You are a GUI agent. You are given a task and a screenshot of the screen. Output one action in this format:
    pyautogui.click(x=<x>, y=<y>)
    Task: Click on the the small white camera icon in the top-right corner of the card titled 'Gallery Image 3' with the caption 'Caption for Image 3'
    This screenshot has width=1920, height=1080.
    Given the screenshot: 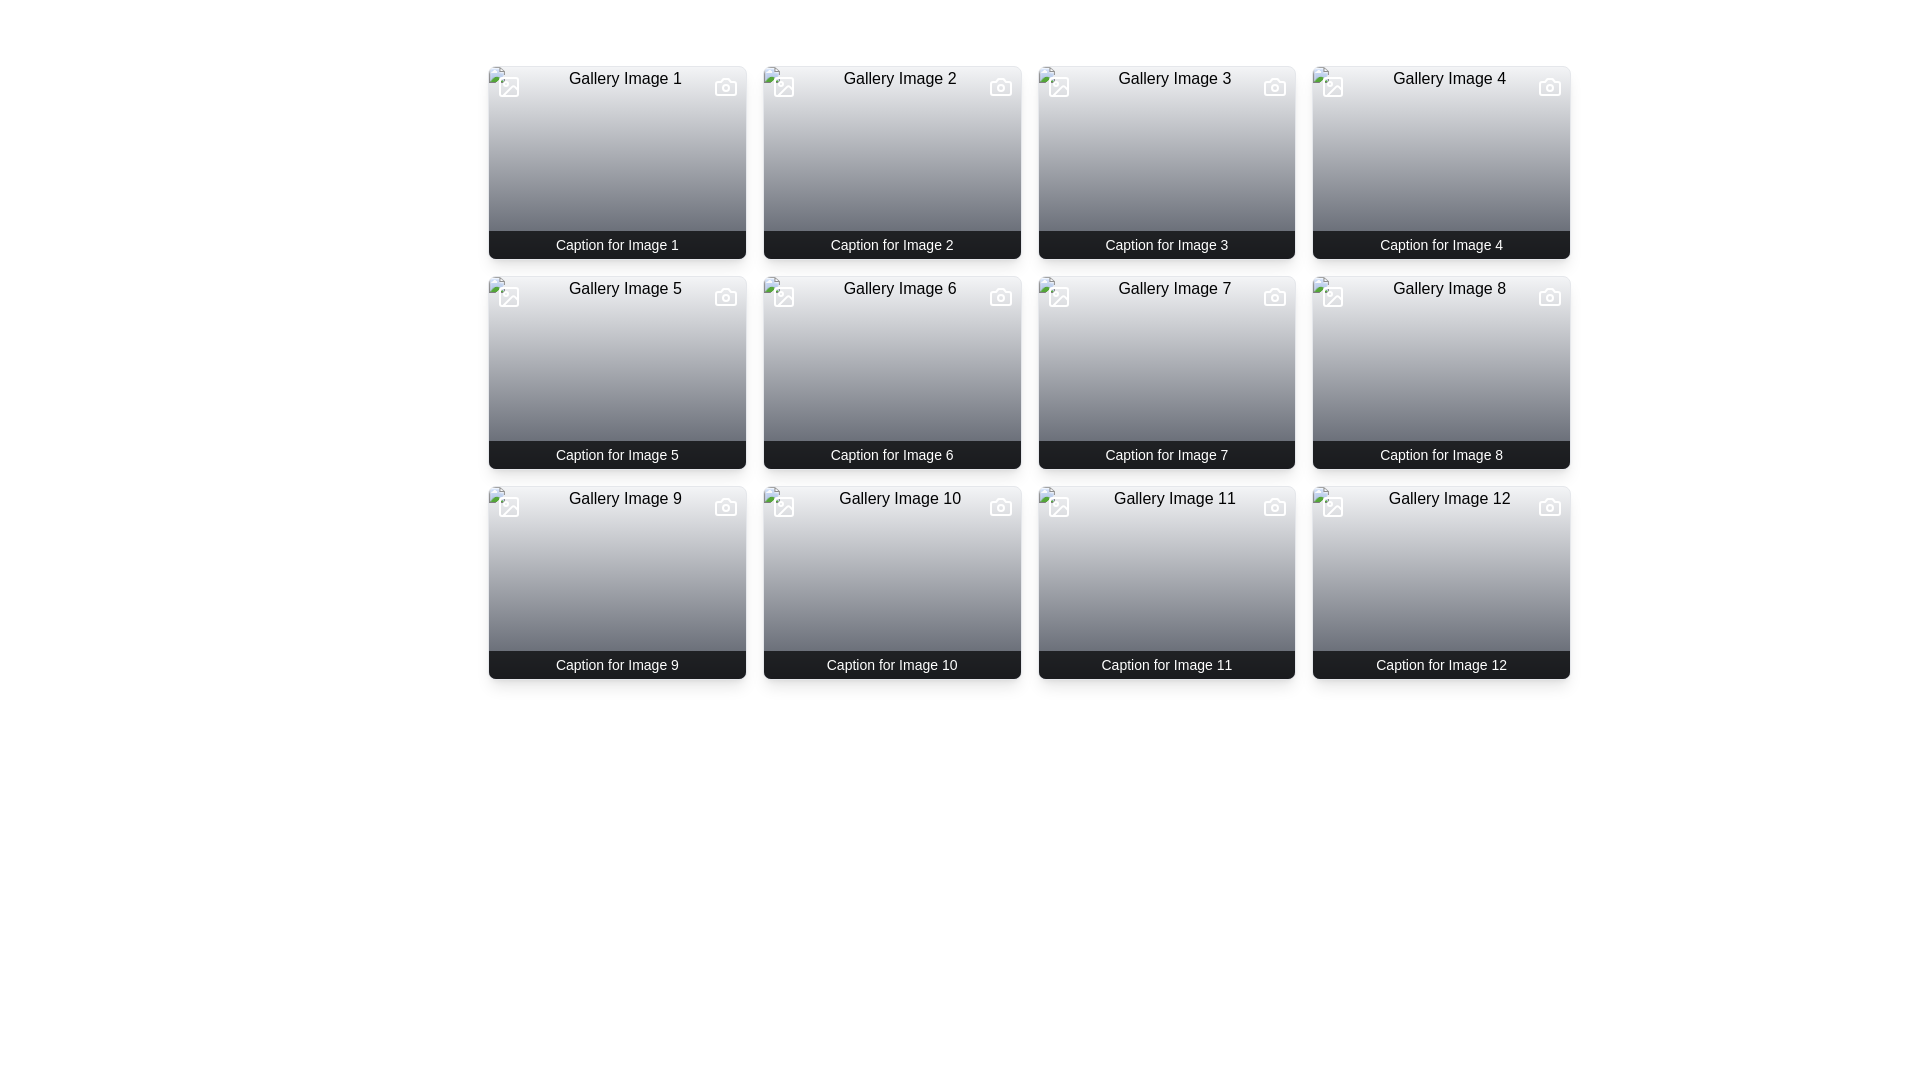 What is the action you would take?
    pyautogui.click(x=1274, y=86)
    